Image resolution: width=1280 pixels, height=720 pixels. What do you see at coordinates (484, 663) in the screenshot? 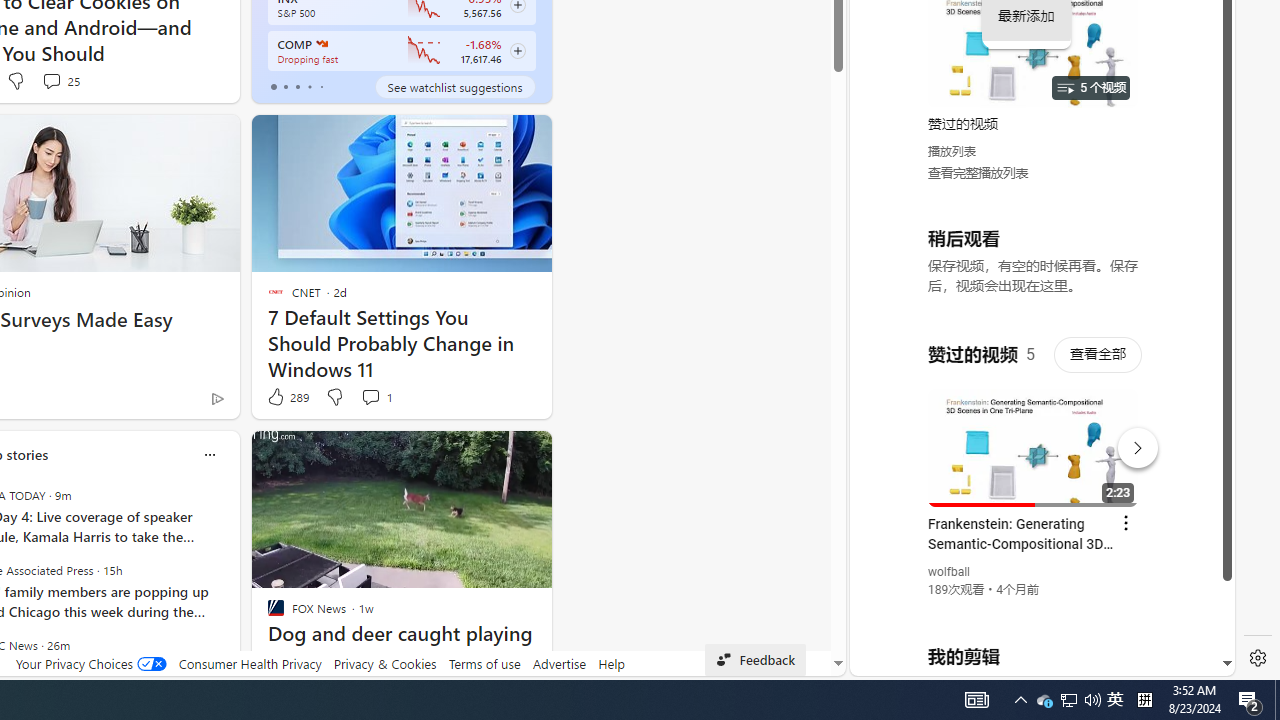
I see `'Terms of use'` at bounding box center [484, 663].